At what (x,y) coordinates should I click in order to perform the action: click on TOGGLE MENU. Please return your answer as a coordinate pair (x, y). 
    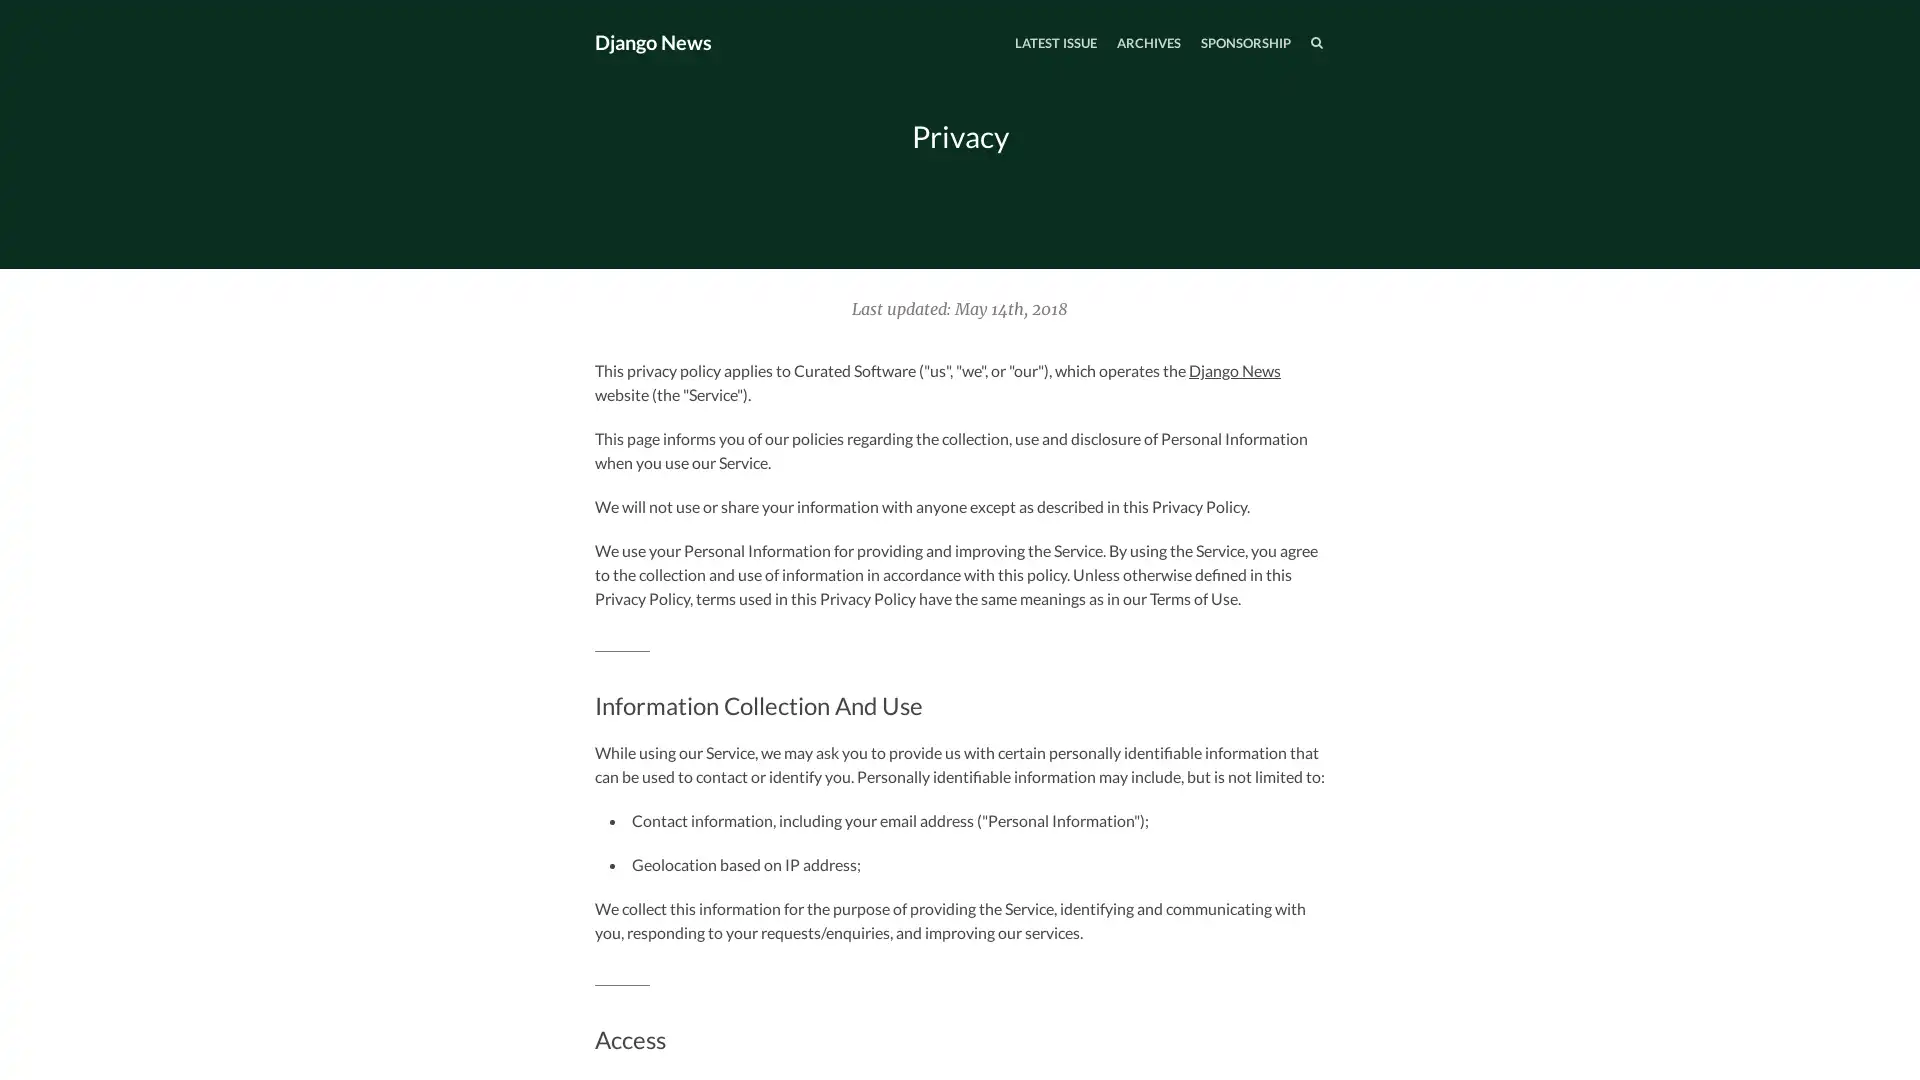
    Looking at the image, I should click on (598, 4).